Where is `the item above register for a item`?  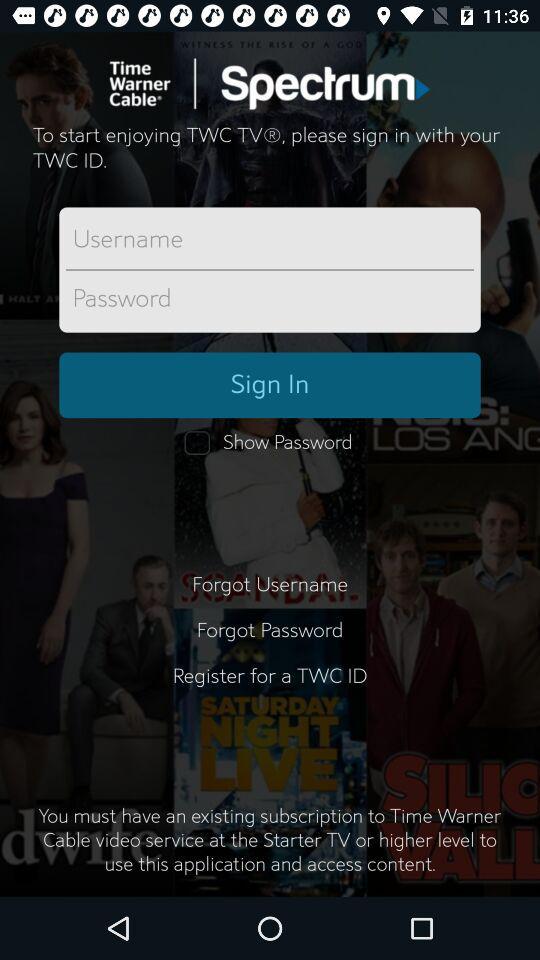
the item above register for a item is located at coordinates (270, 630).